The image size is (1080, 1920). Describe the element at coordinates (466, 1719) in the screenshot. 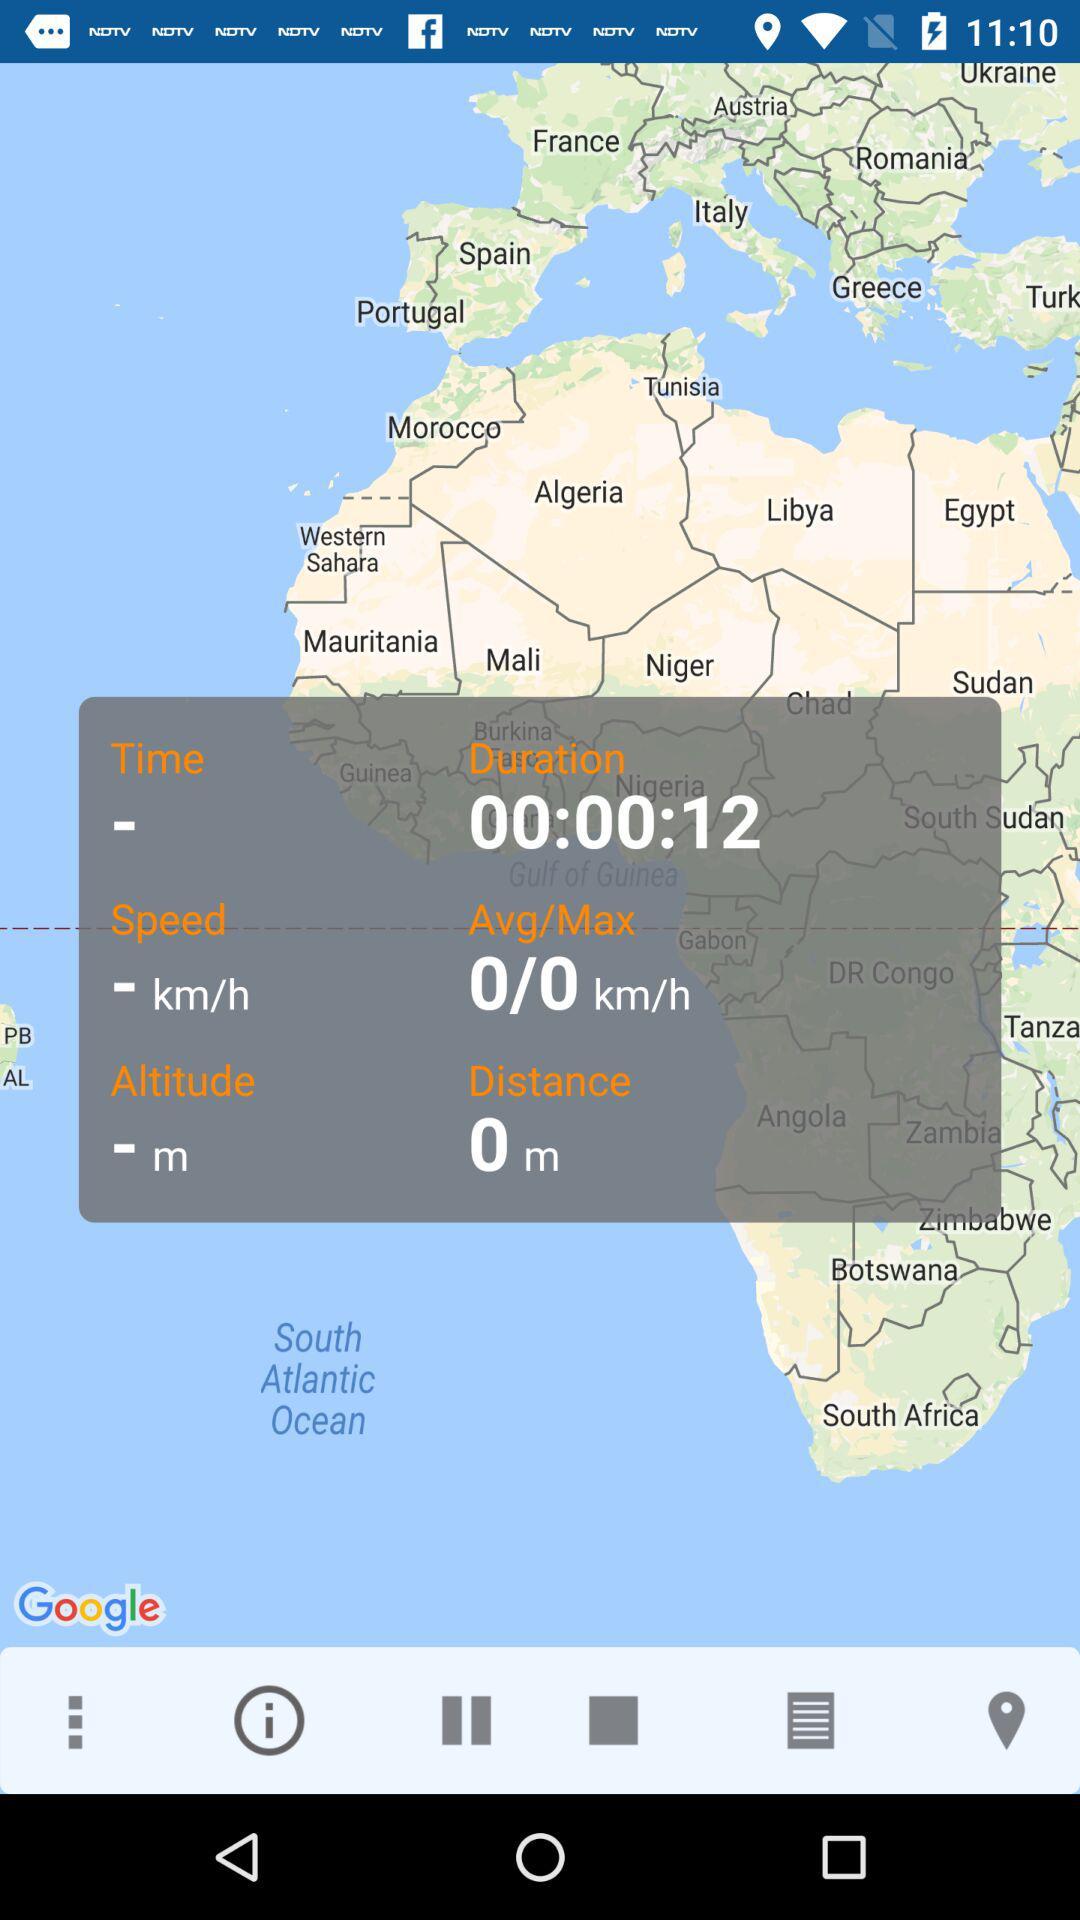

I see `the pause icon` at that location.